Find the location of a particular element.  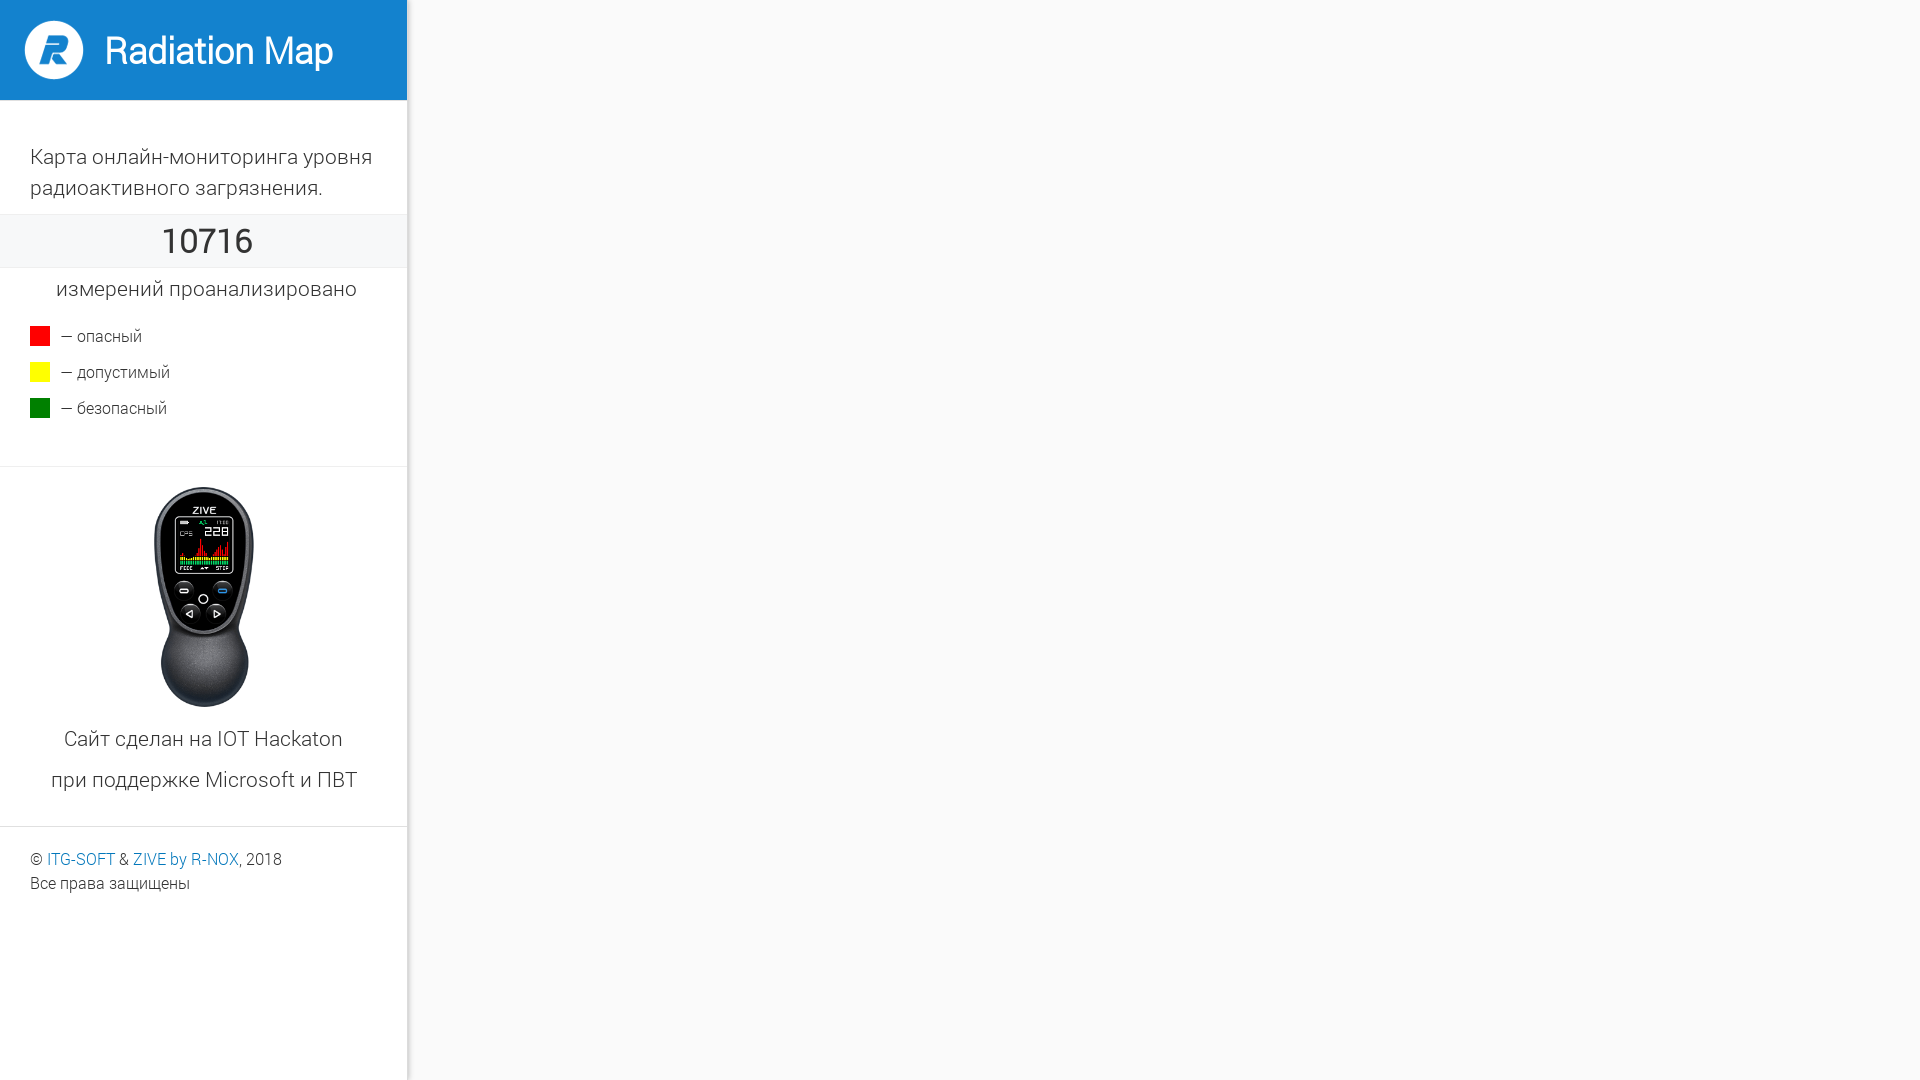

'ZIVE' is located at coordinates (24, 49).